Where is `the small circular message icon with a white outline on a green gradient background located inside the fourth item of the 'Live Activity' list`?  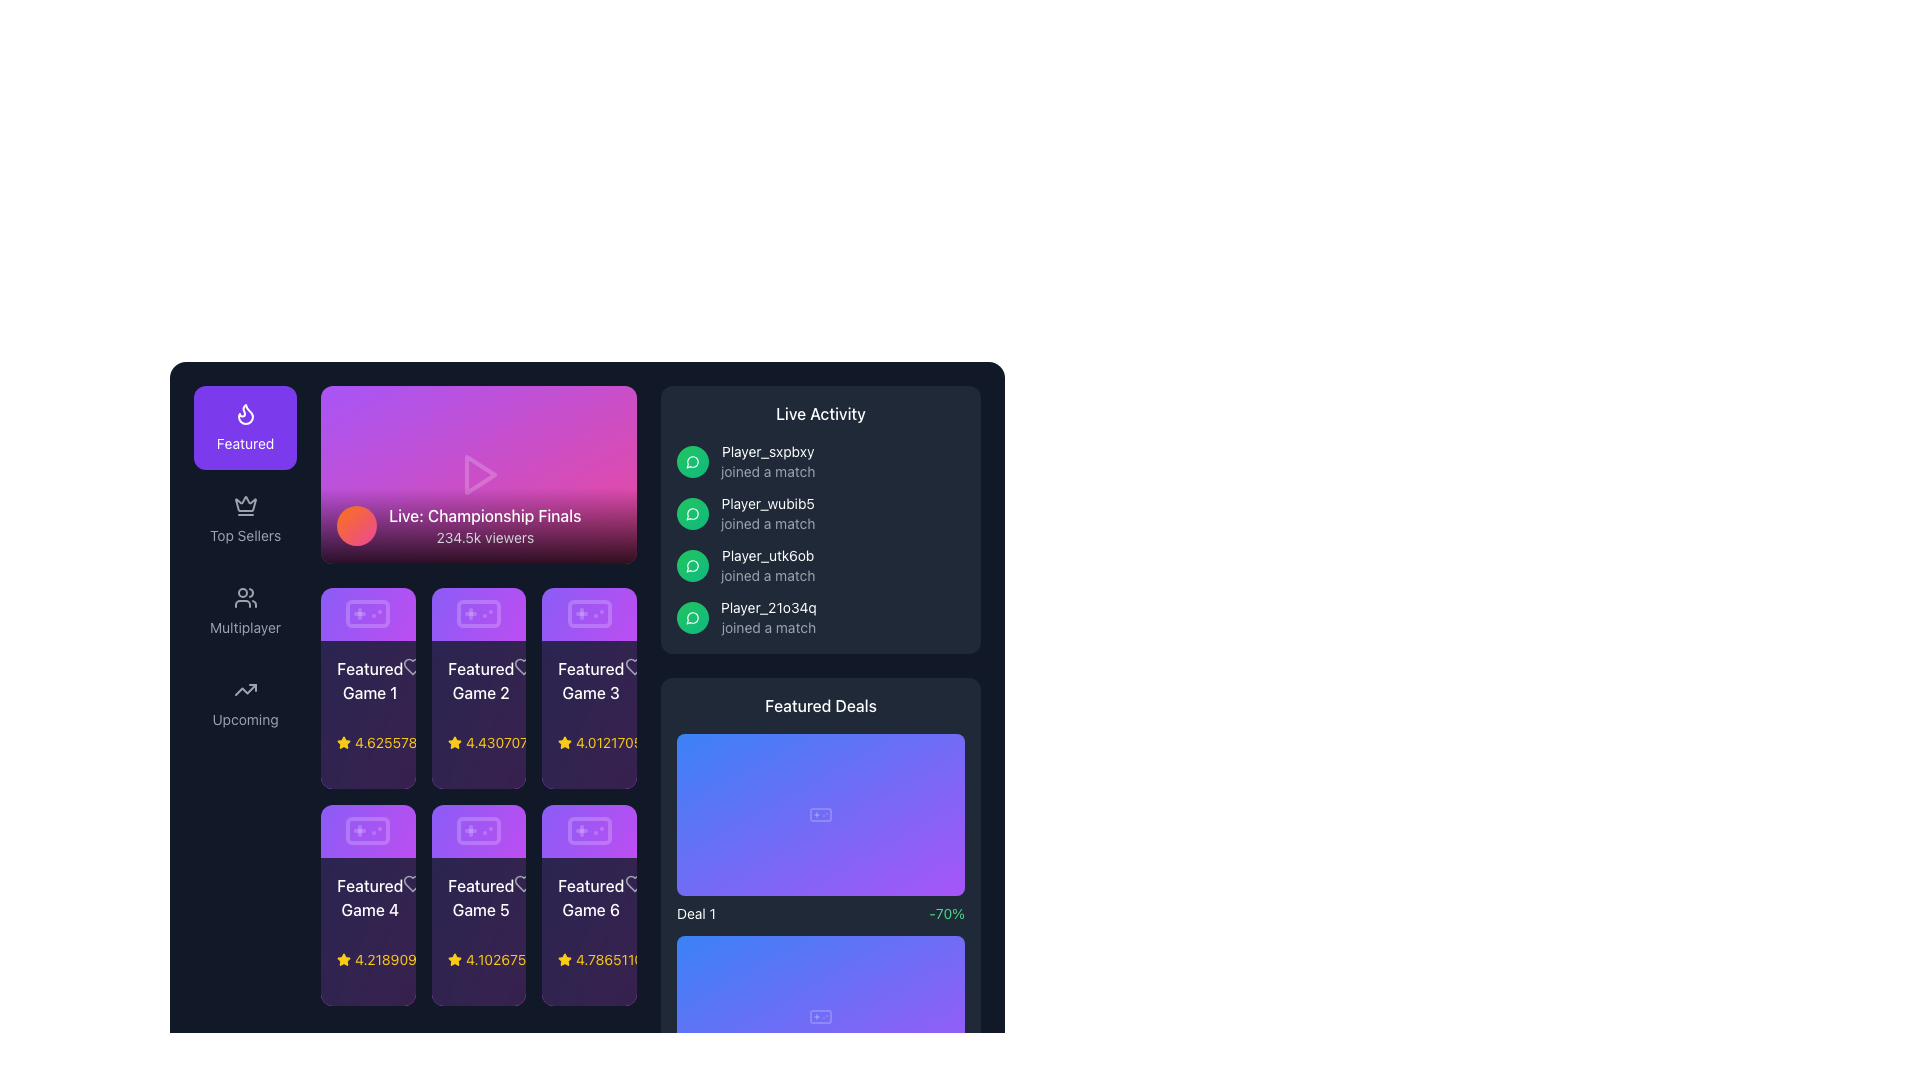
the small circular message icon with a white outline on a green gradient background located inside the fourth item of the 'Live Activity' list is located at coordinates (692, 512).